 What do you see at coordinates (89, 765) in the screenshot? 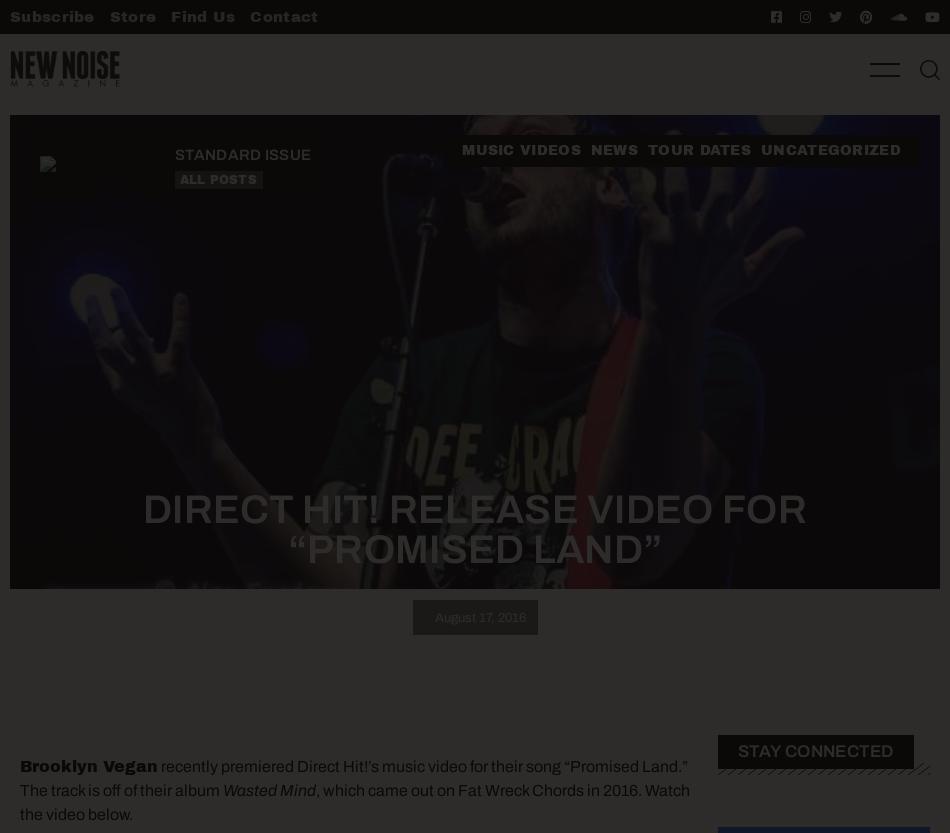
I see `'Brooklyn Vegan'` at bounding box center [89, 765].